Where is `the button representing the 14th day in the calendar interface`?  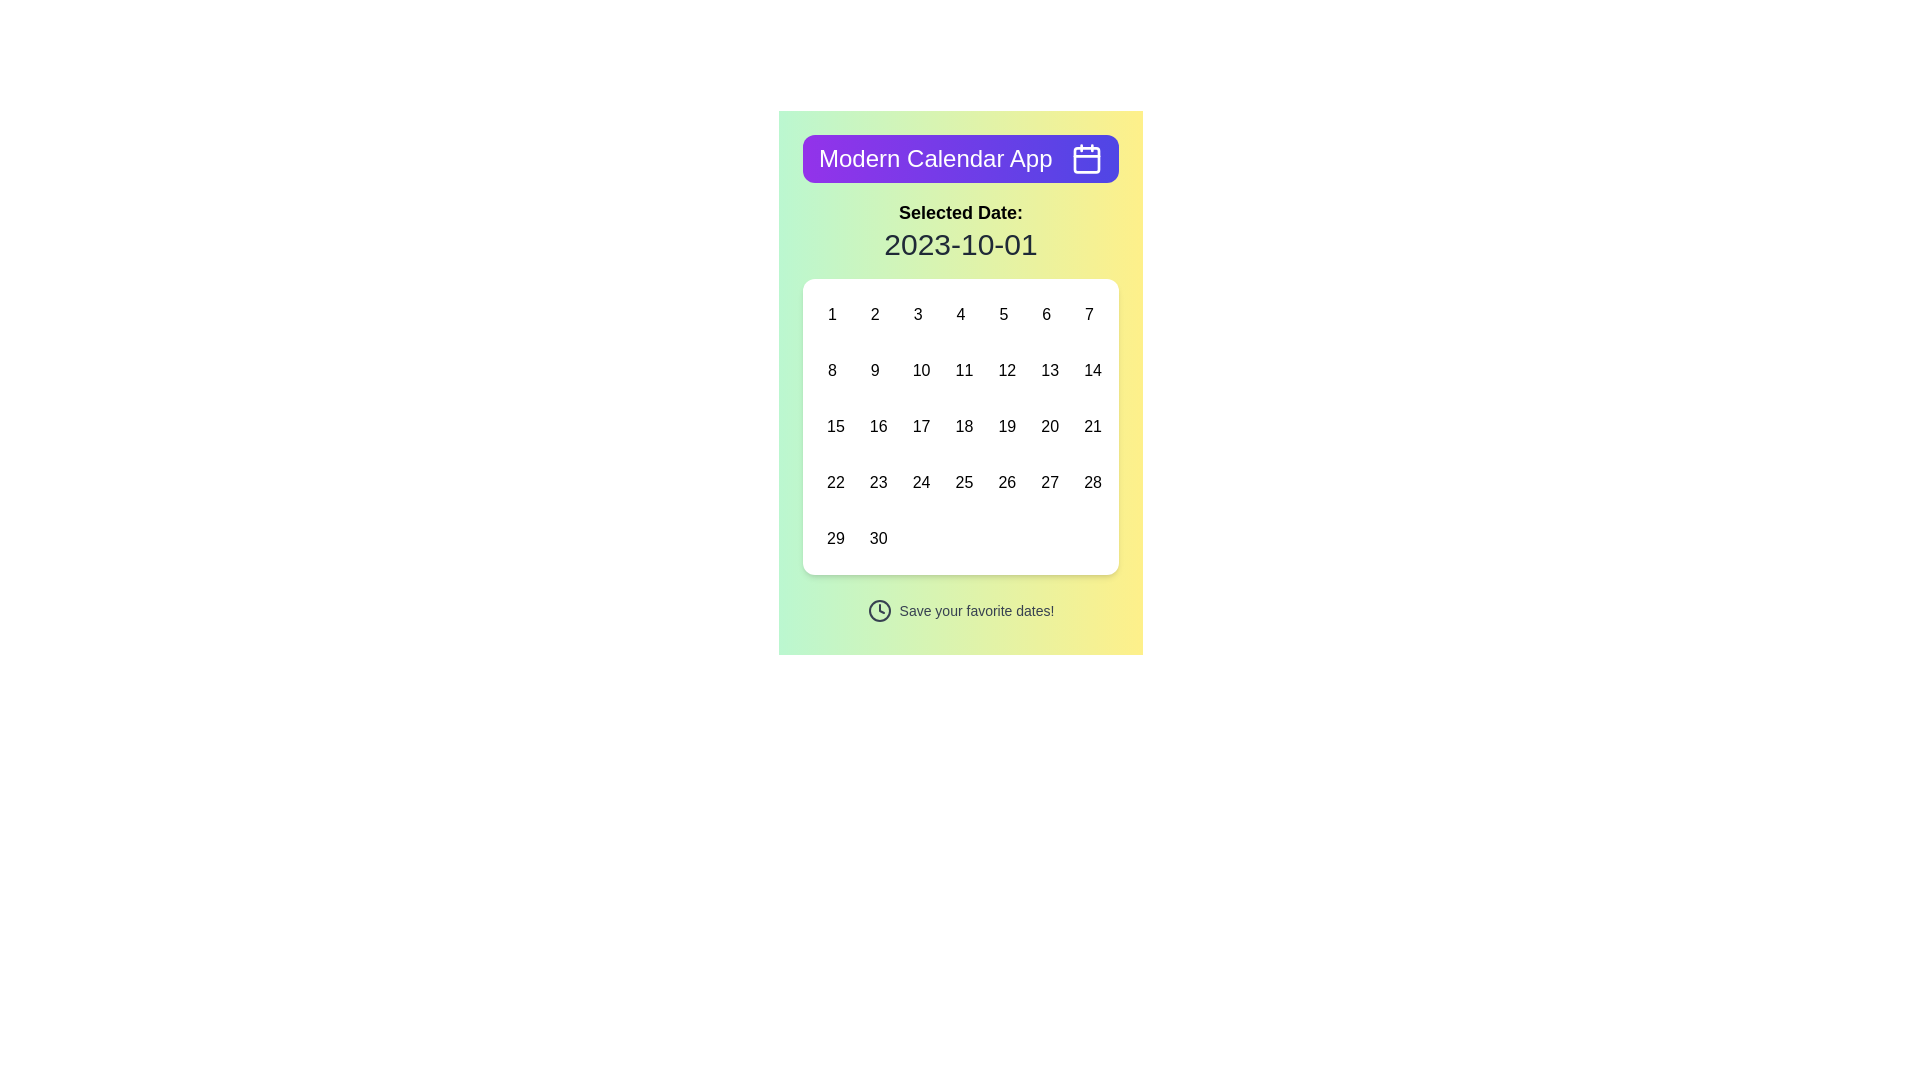 the button representing the 14th day in the calendar interface is located at coordinates (1088, 370).